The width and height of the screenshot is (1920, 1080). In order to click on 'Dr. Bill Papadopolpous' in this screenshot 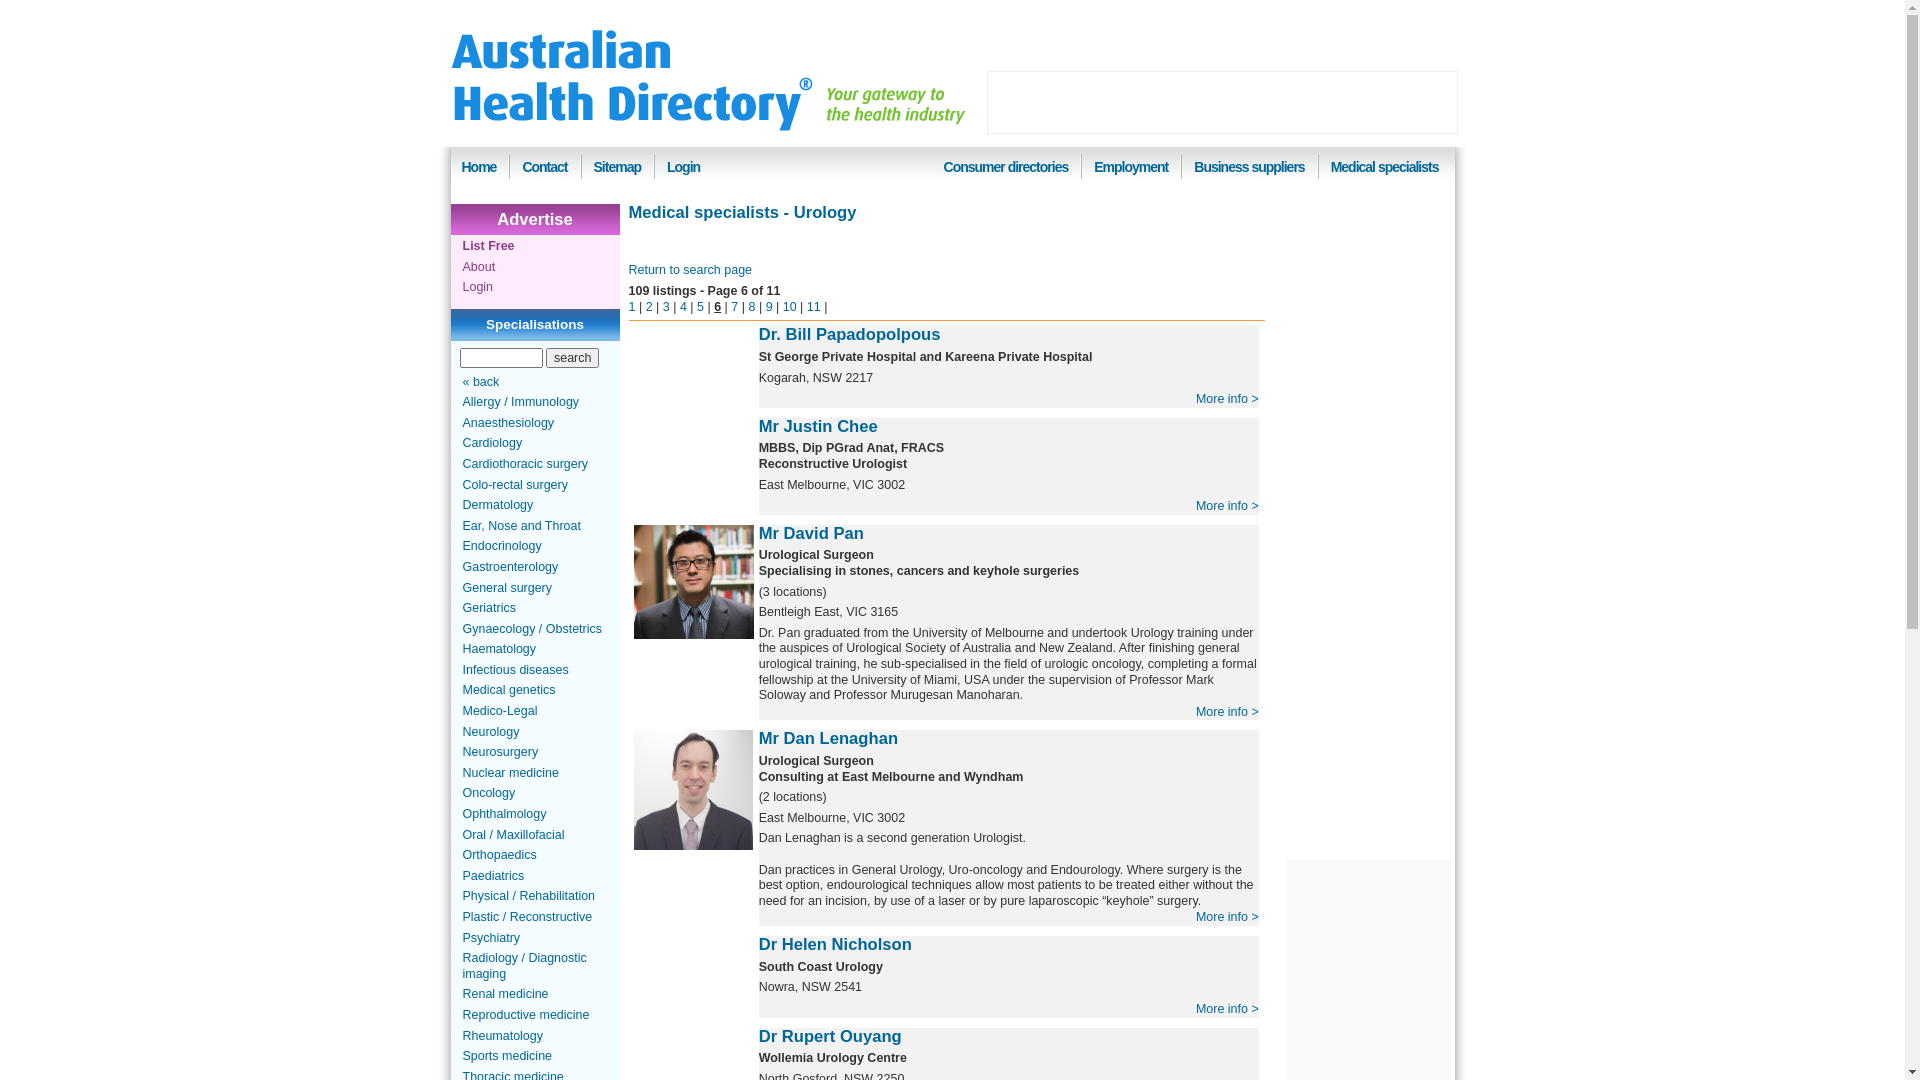, I will do `click(757, 333)`.